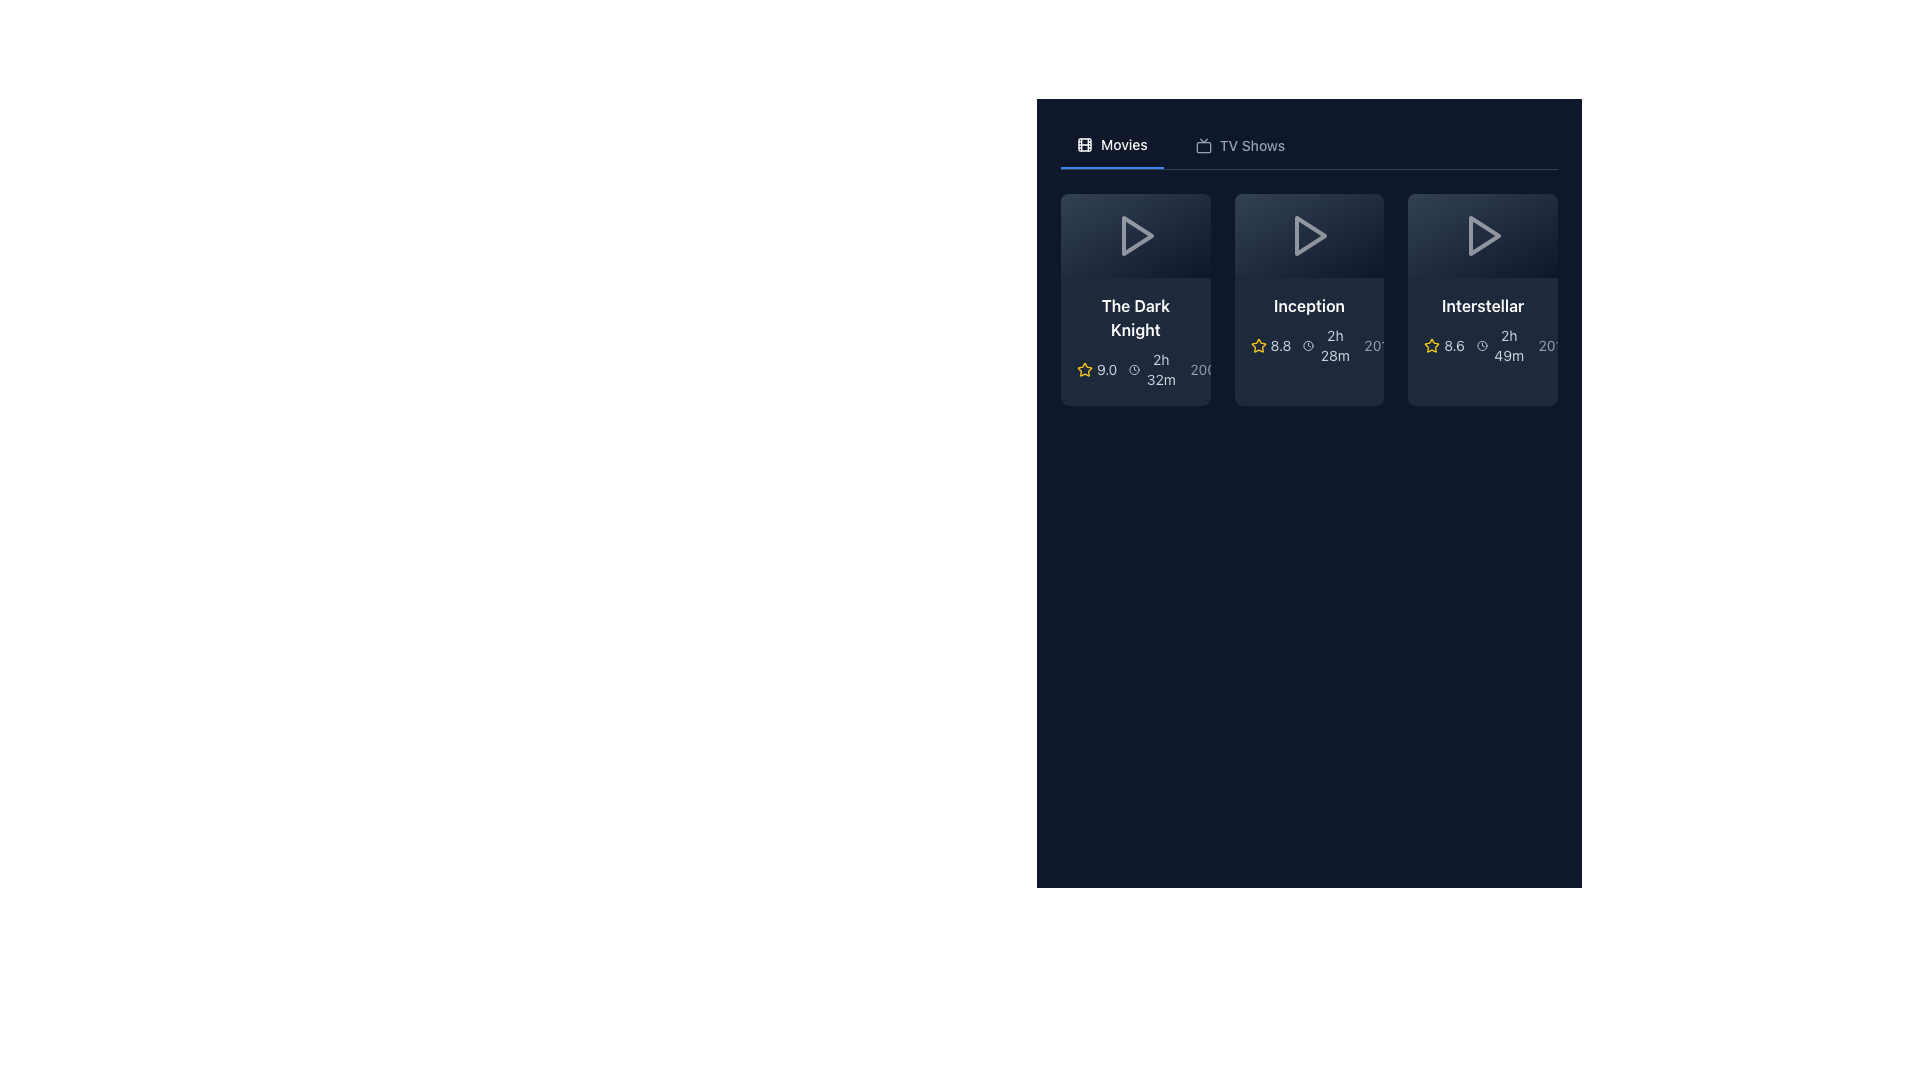  What do you see at coordinates (1111, 145) in the screenshot?
I see `the 'Movies' navigation tab, which is emphasized by a blue underline and displays a film icon` at bounding box center [1111, 145].